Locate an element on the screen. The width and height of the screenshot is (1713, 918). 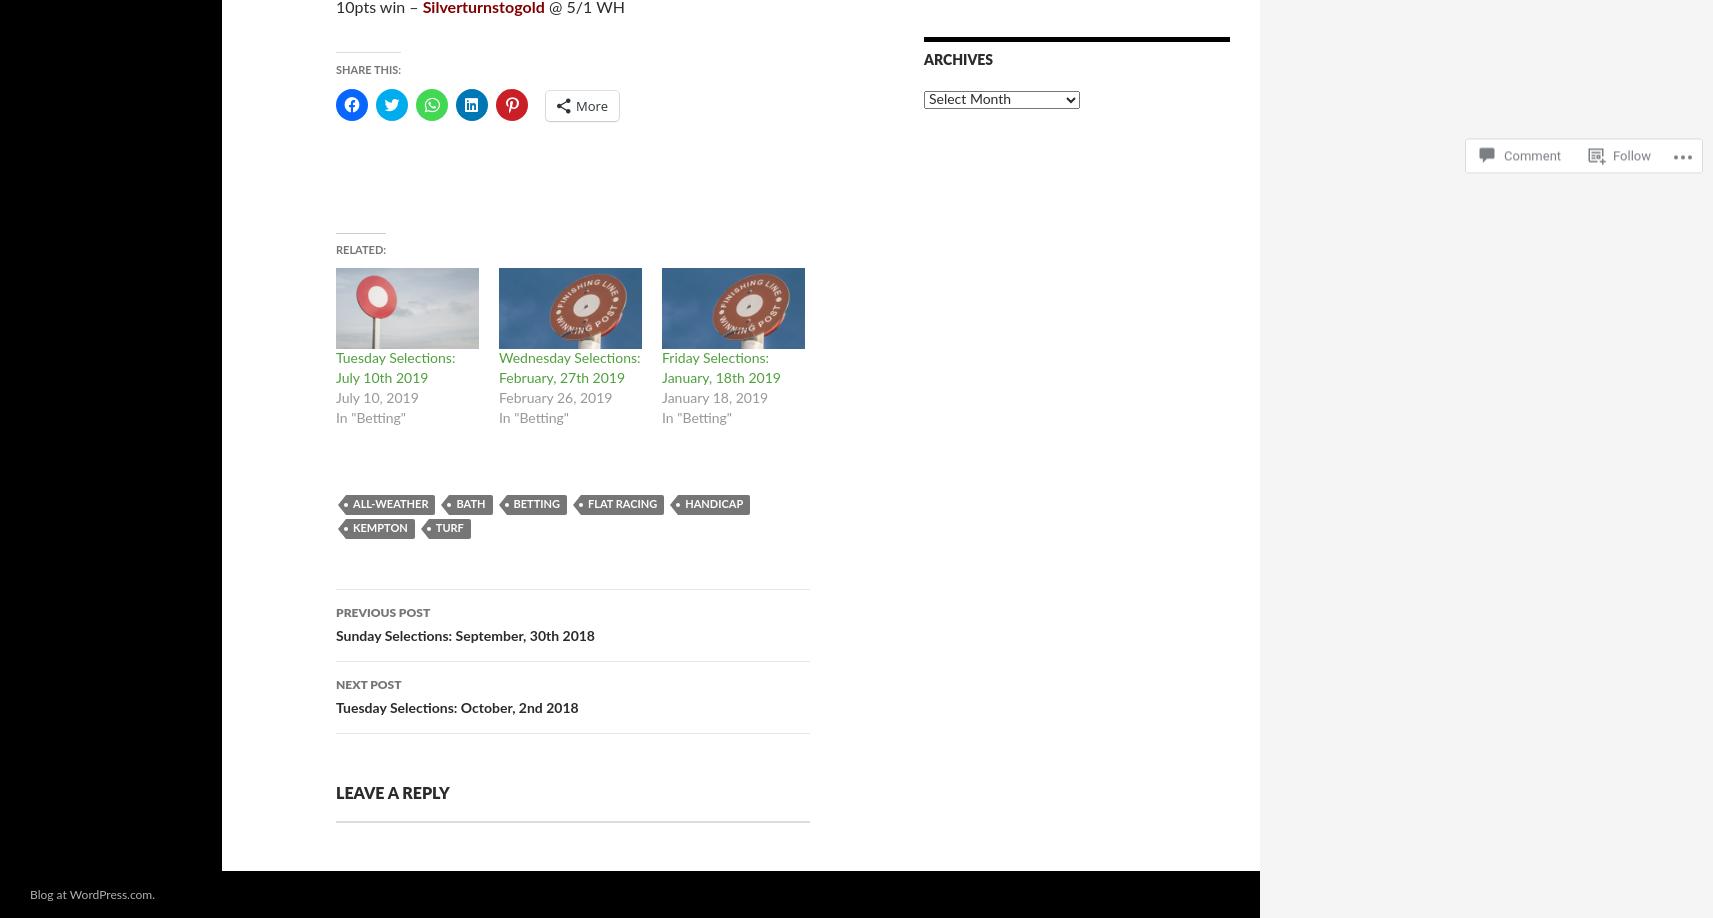
'All-Weather' is located at coordinates (389, 504).